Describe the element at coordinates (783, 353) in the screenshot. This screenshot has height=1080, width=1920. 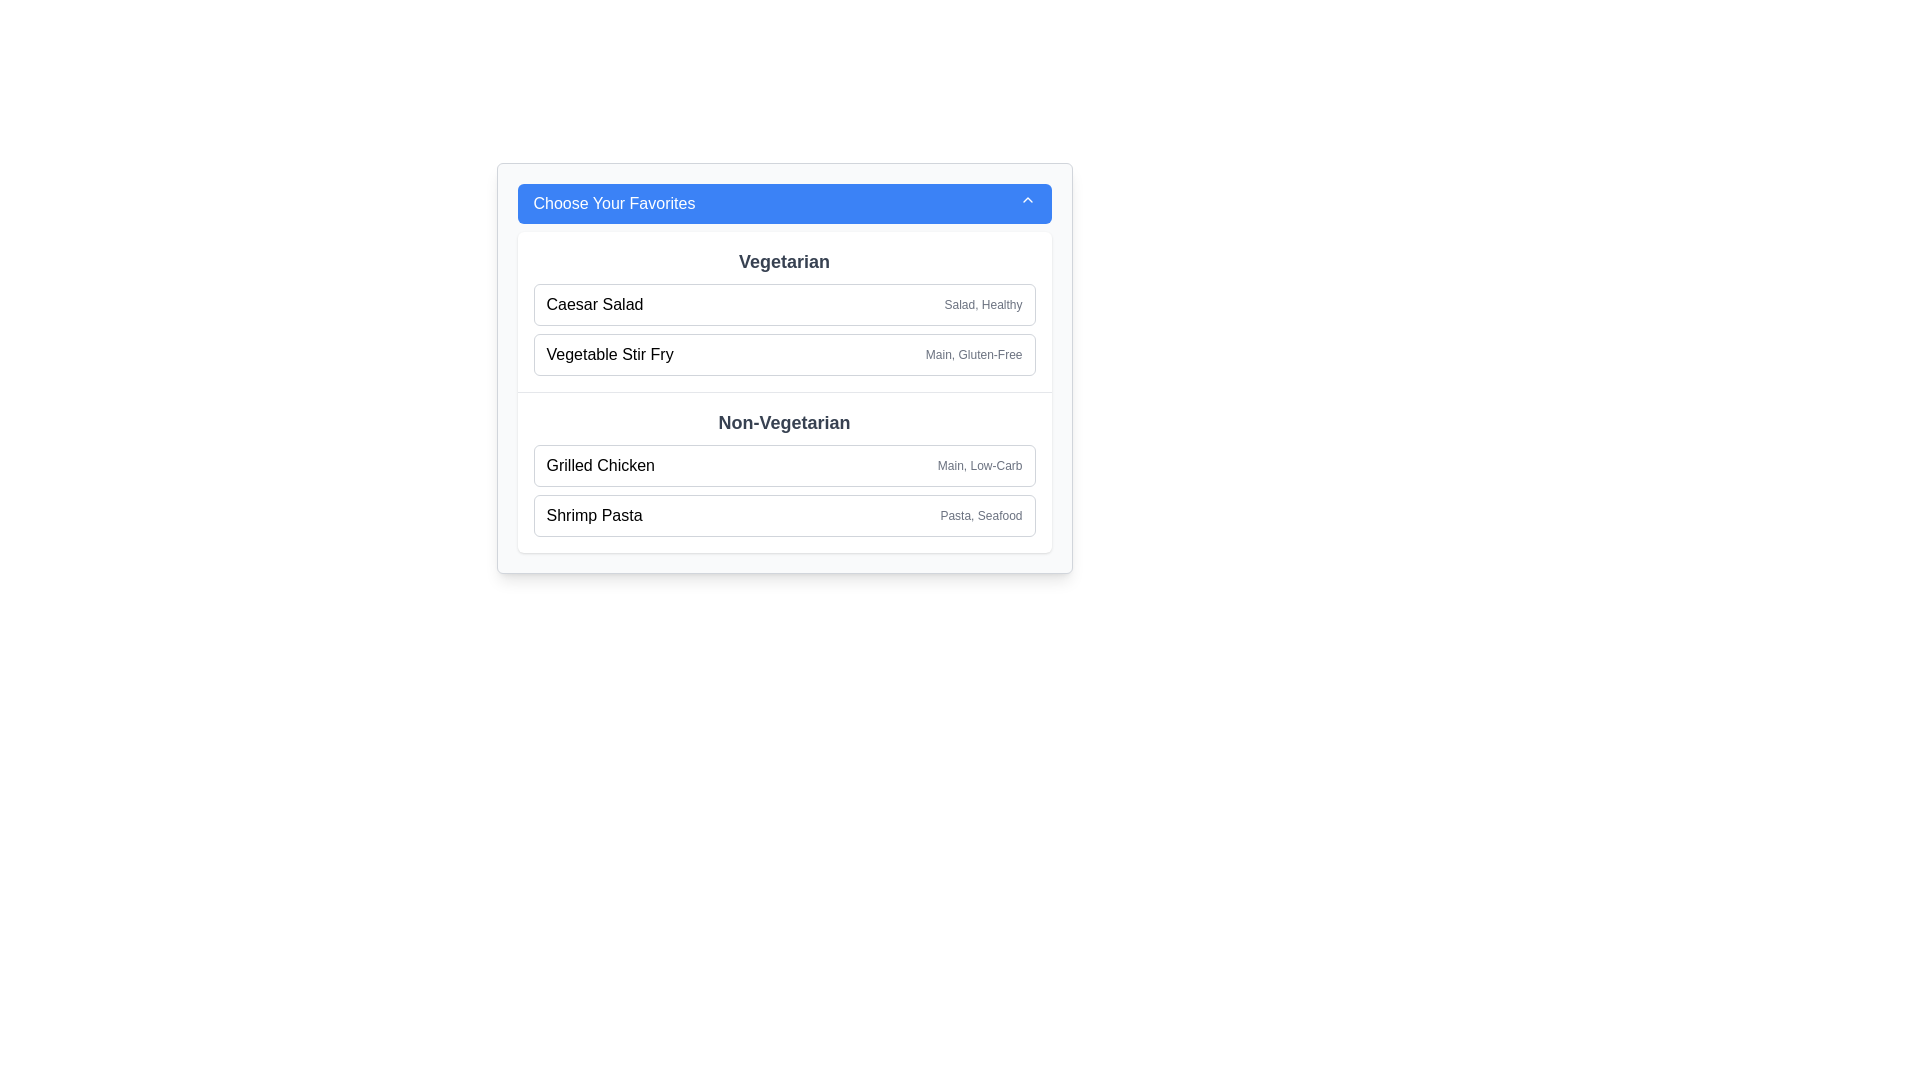
I see `the 'Vegetable Stir Fry' button-like list item in the menu` at that location.